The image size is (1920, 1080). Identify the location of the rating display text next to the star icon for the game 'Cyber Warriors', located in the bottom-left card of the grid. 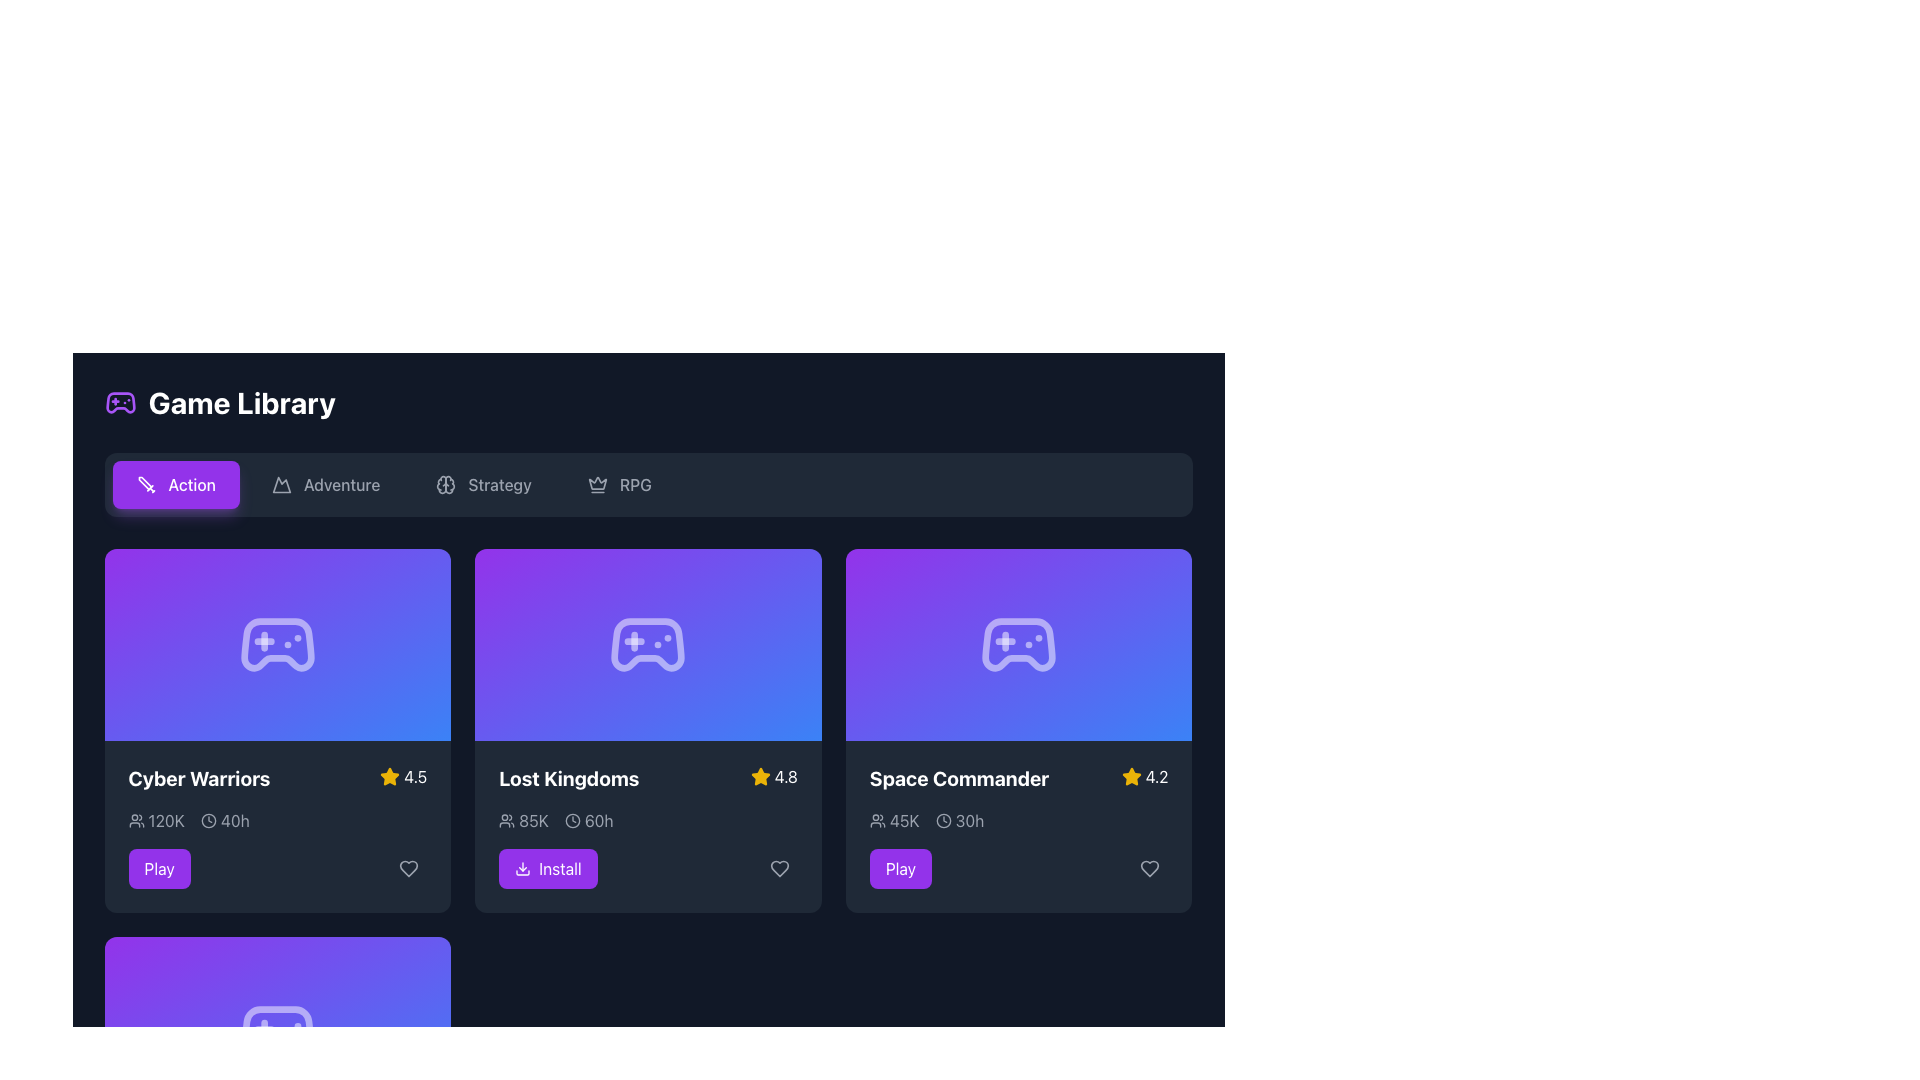
(402, 775).